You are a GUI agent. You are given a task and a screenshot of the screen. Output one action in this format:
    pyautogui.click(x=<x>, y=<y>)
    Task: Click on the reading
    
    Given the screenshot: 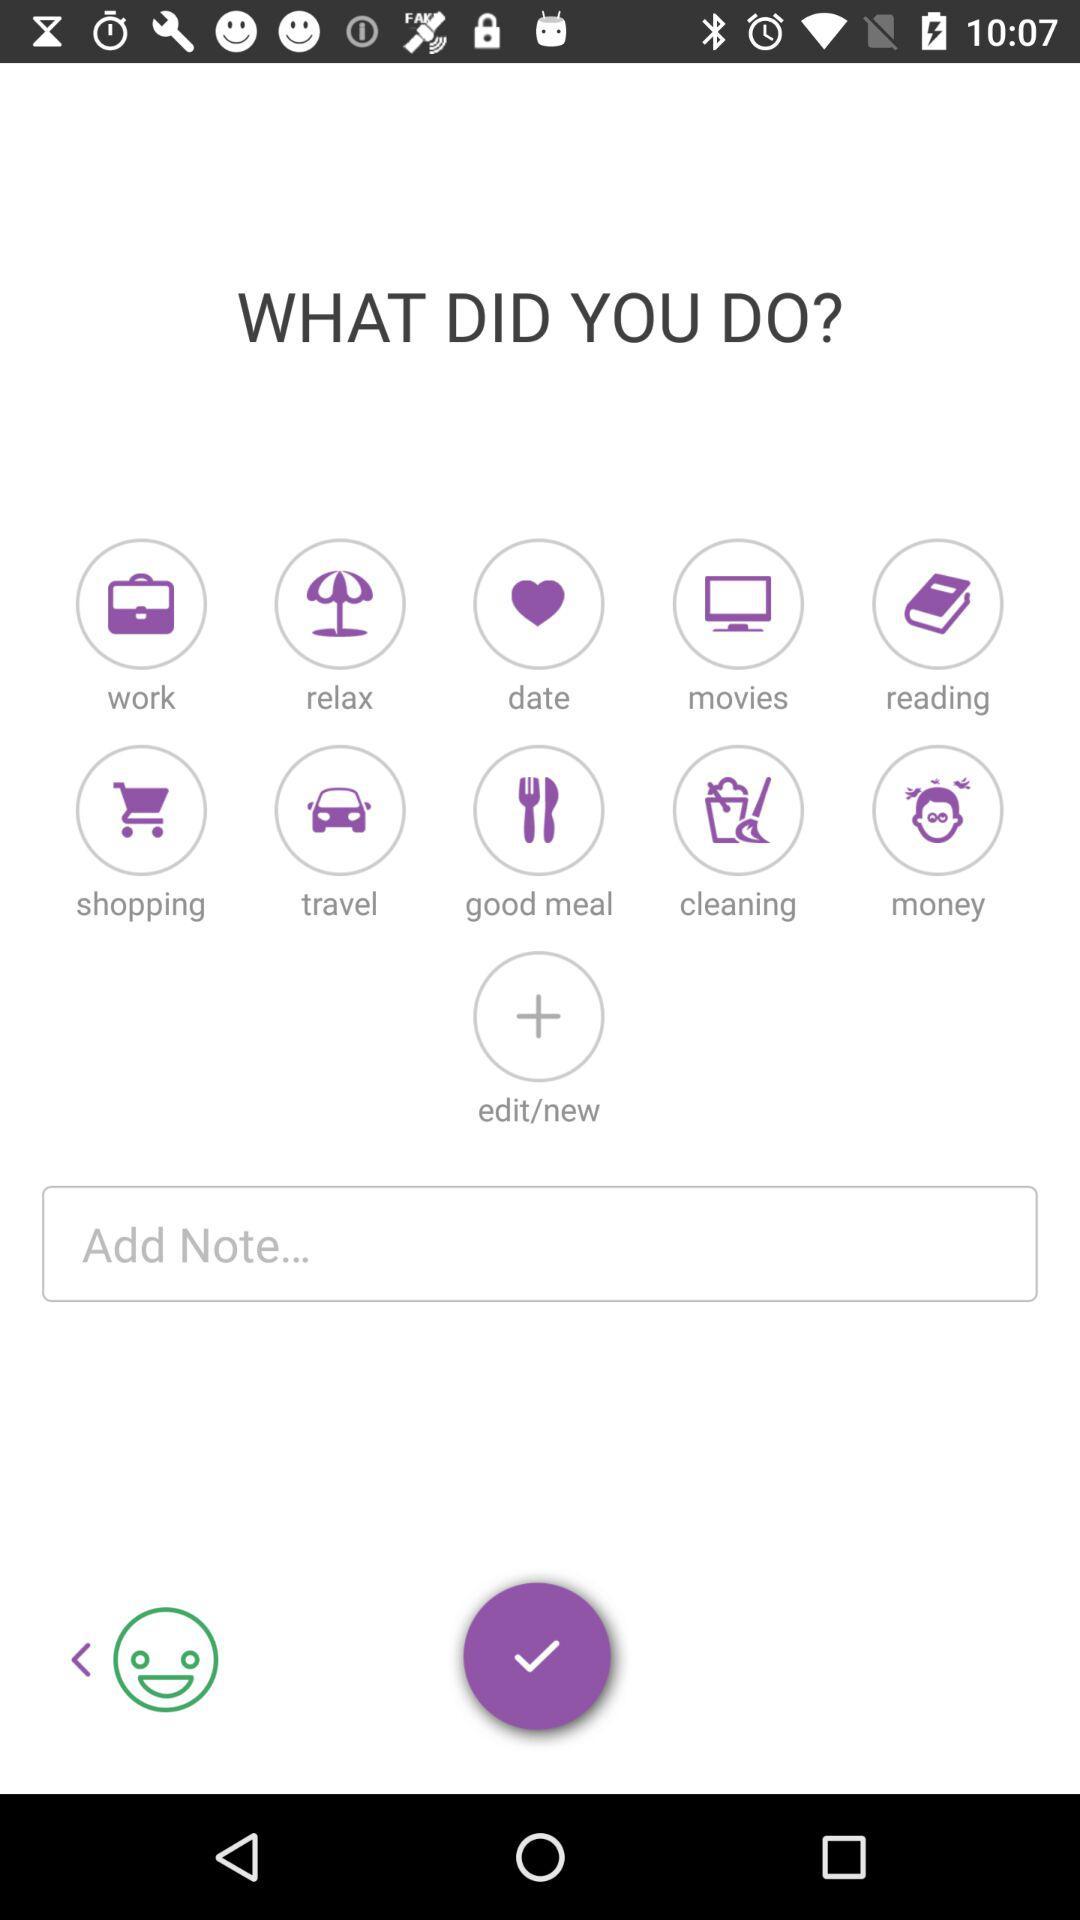 What is the action you would take?
    pyautogui.click(x=937, y=603)
    